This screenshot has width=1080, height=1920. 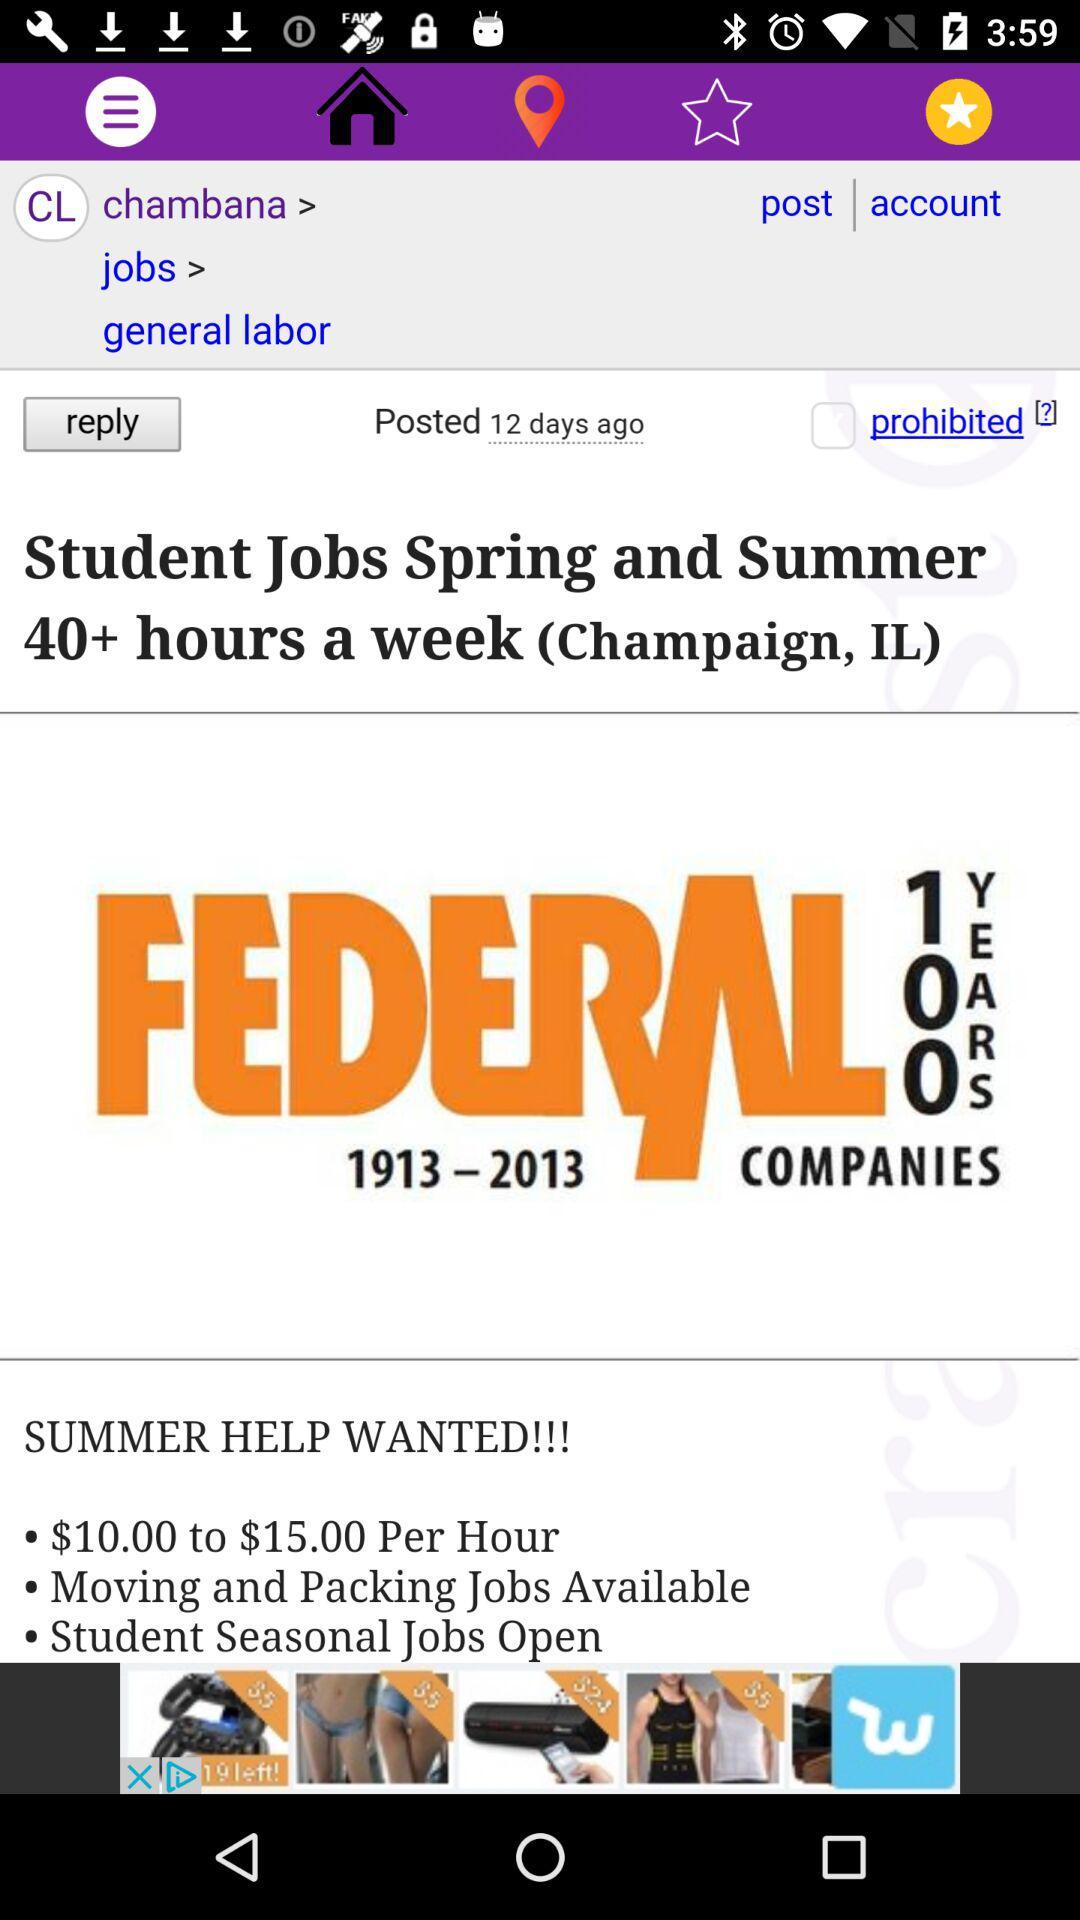 What do you see at coordinates (538, 110) in the screenshot?
I see `search` at bounding box center [538, 110].